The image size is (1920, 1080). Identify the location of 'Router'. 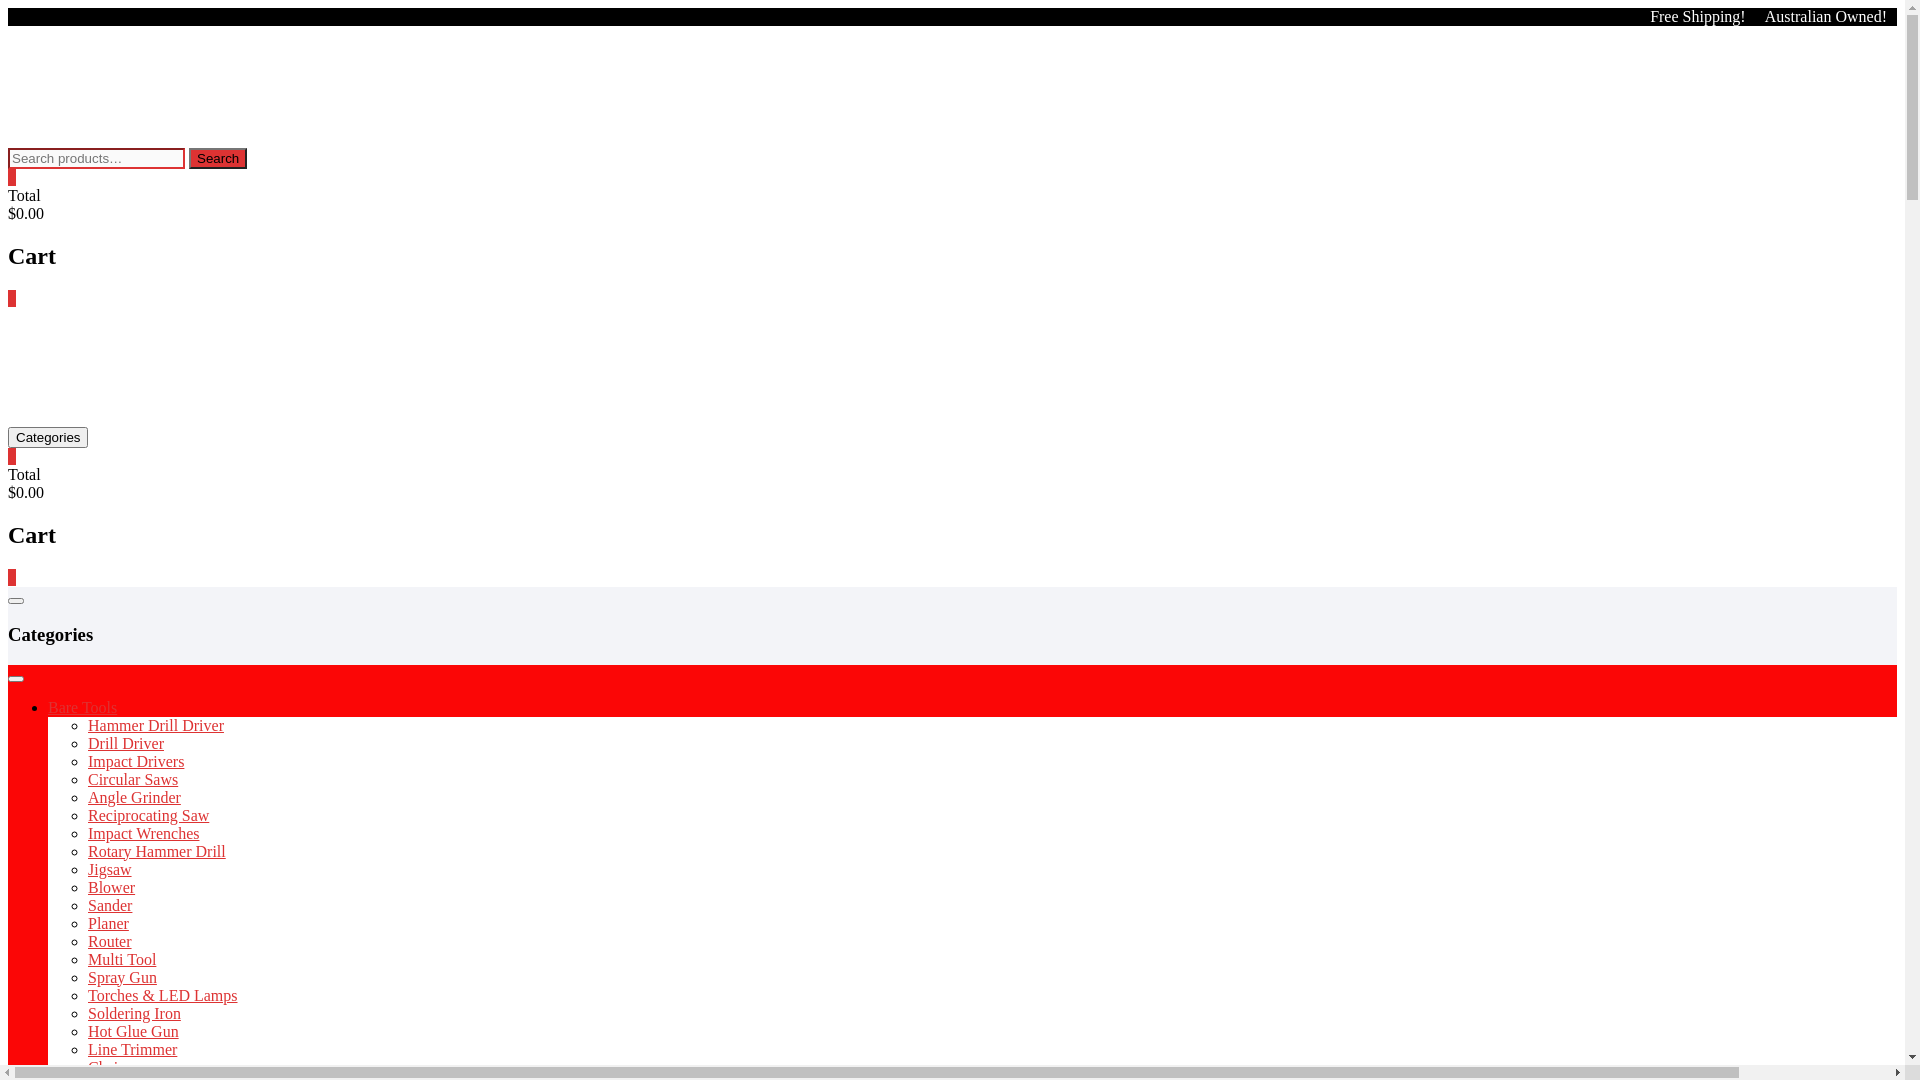
(86, 941).